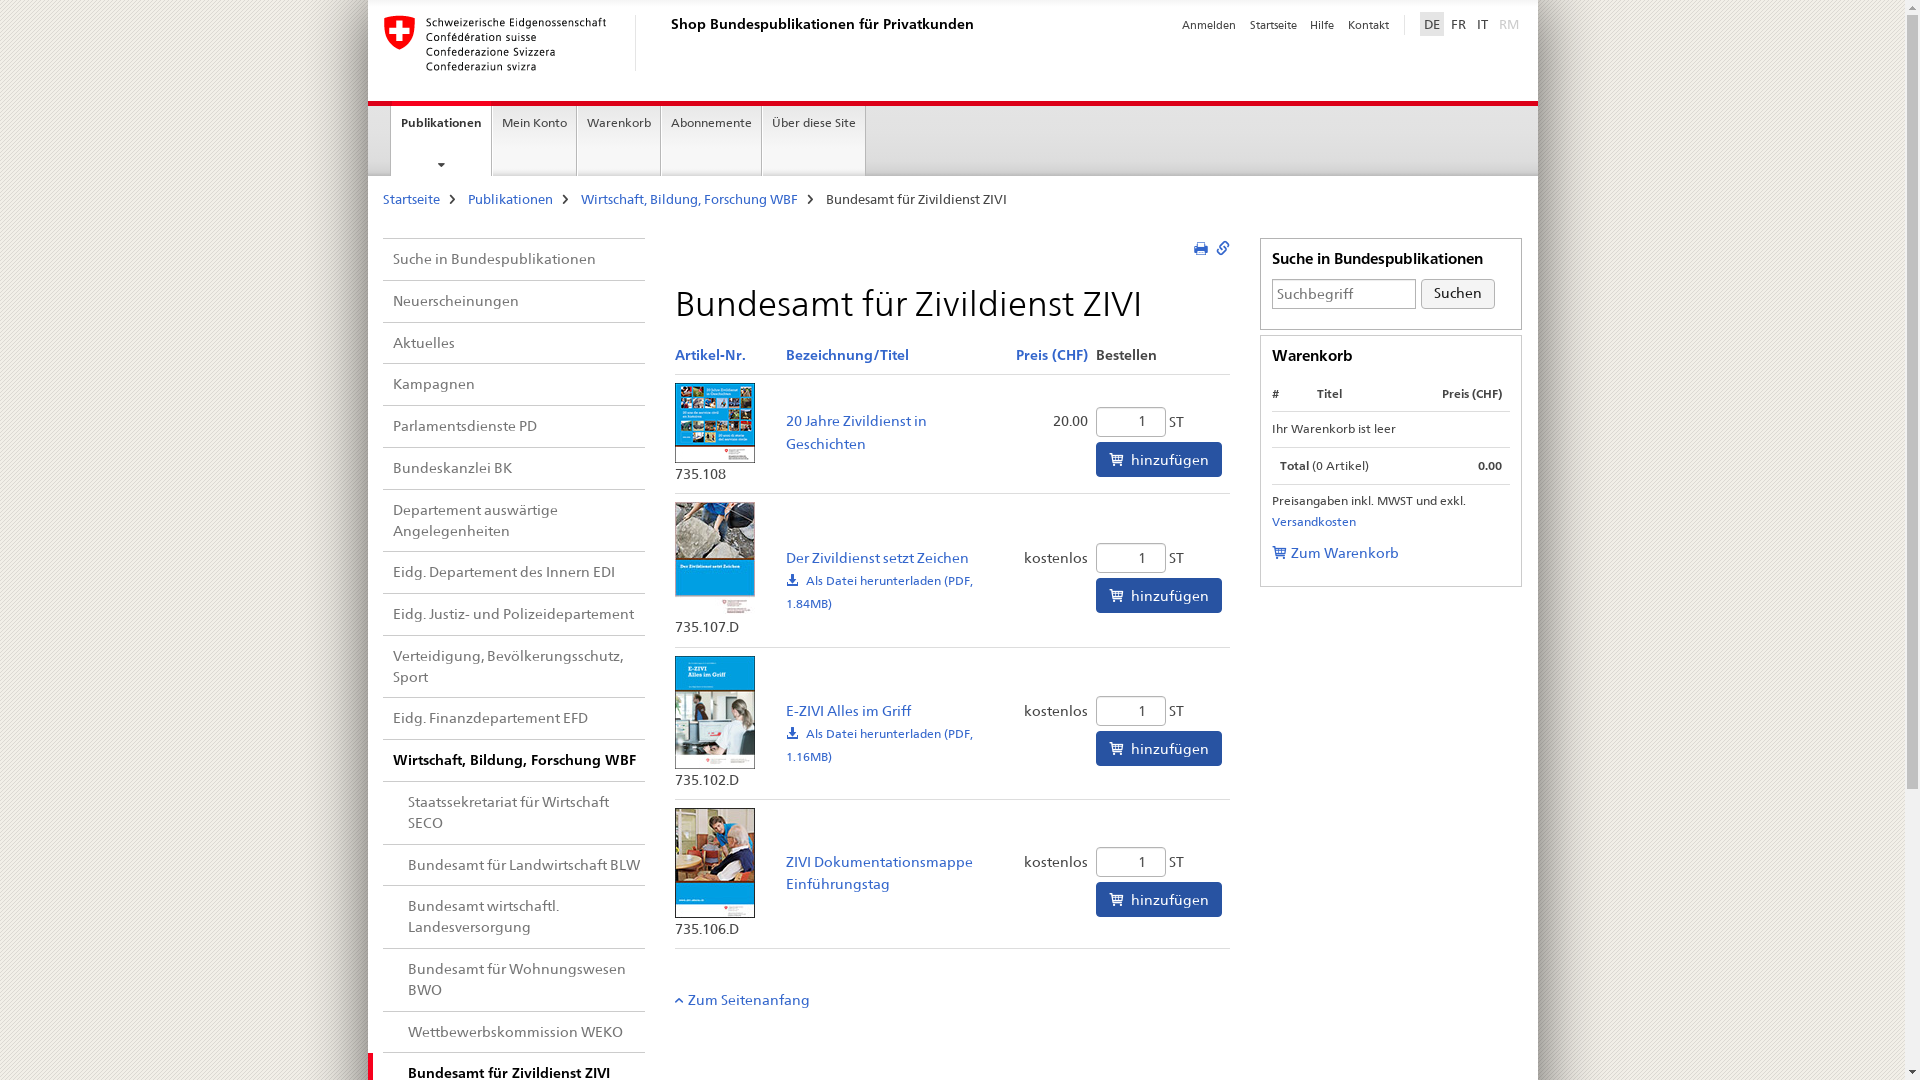 The image size is (1920, 1080). What do you see at coordinates (1321, 24) in the screenshot?
I see `'Hilfe'` at bounding box center [1321, 24].